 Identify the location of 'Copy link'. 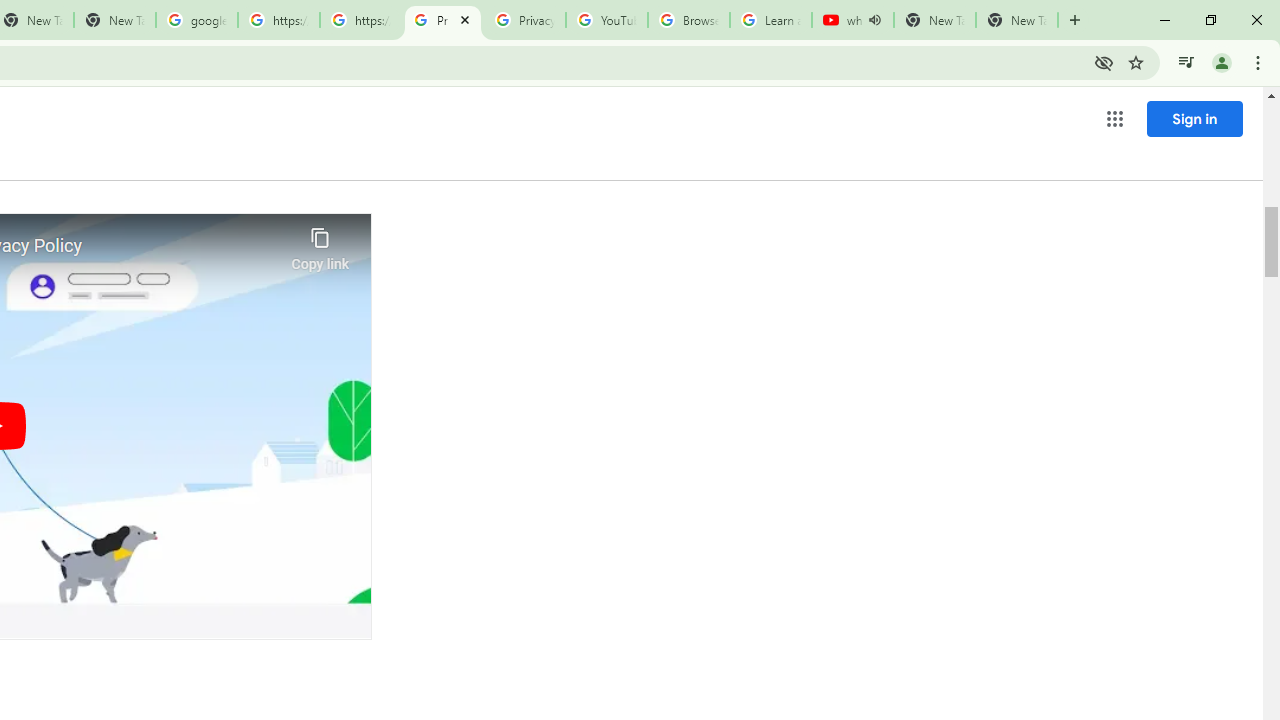
(320, 243).